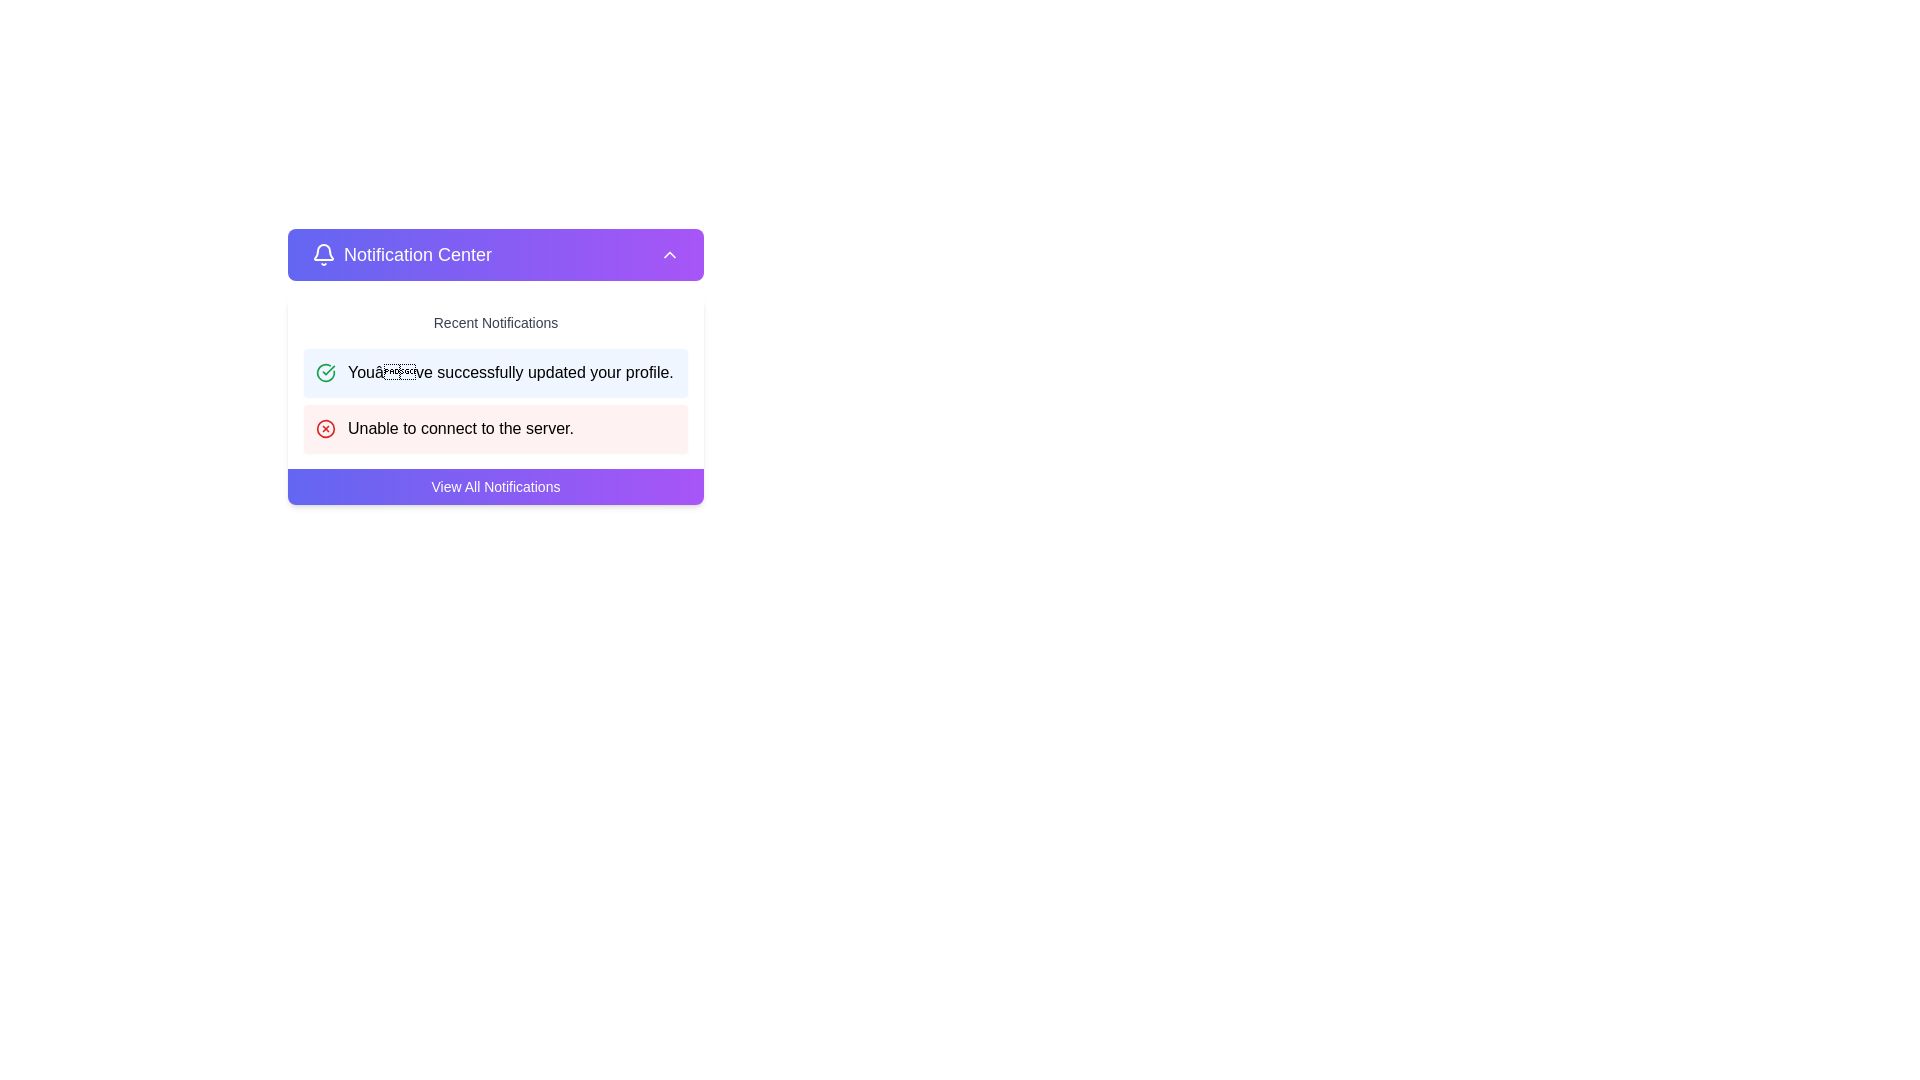 The image size is (1920, 1080). What do you see at coordinates (510, 373) in the screenshot?
I see `the Text Label indicating successful completion of an action within the 'Recent Notifications' section` at bounding box center [510, 373].